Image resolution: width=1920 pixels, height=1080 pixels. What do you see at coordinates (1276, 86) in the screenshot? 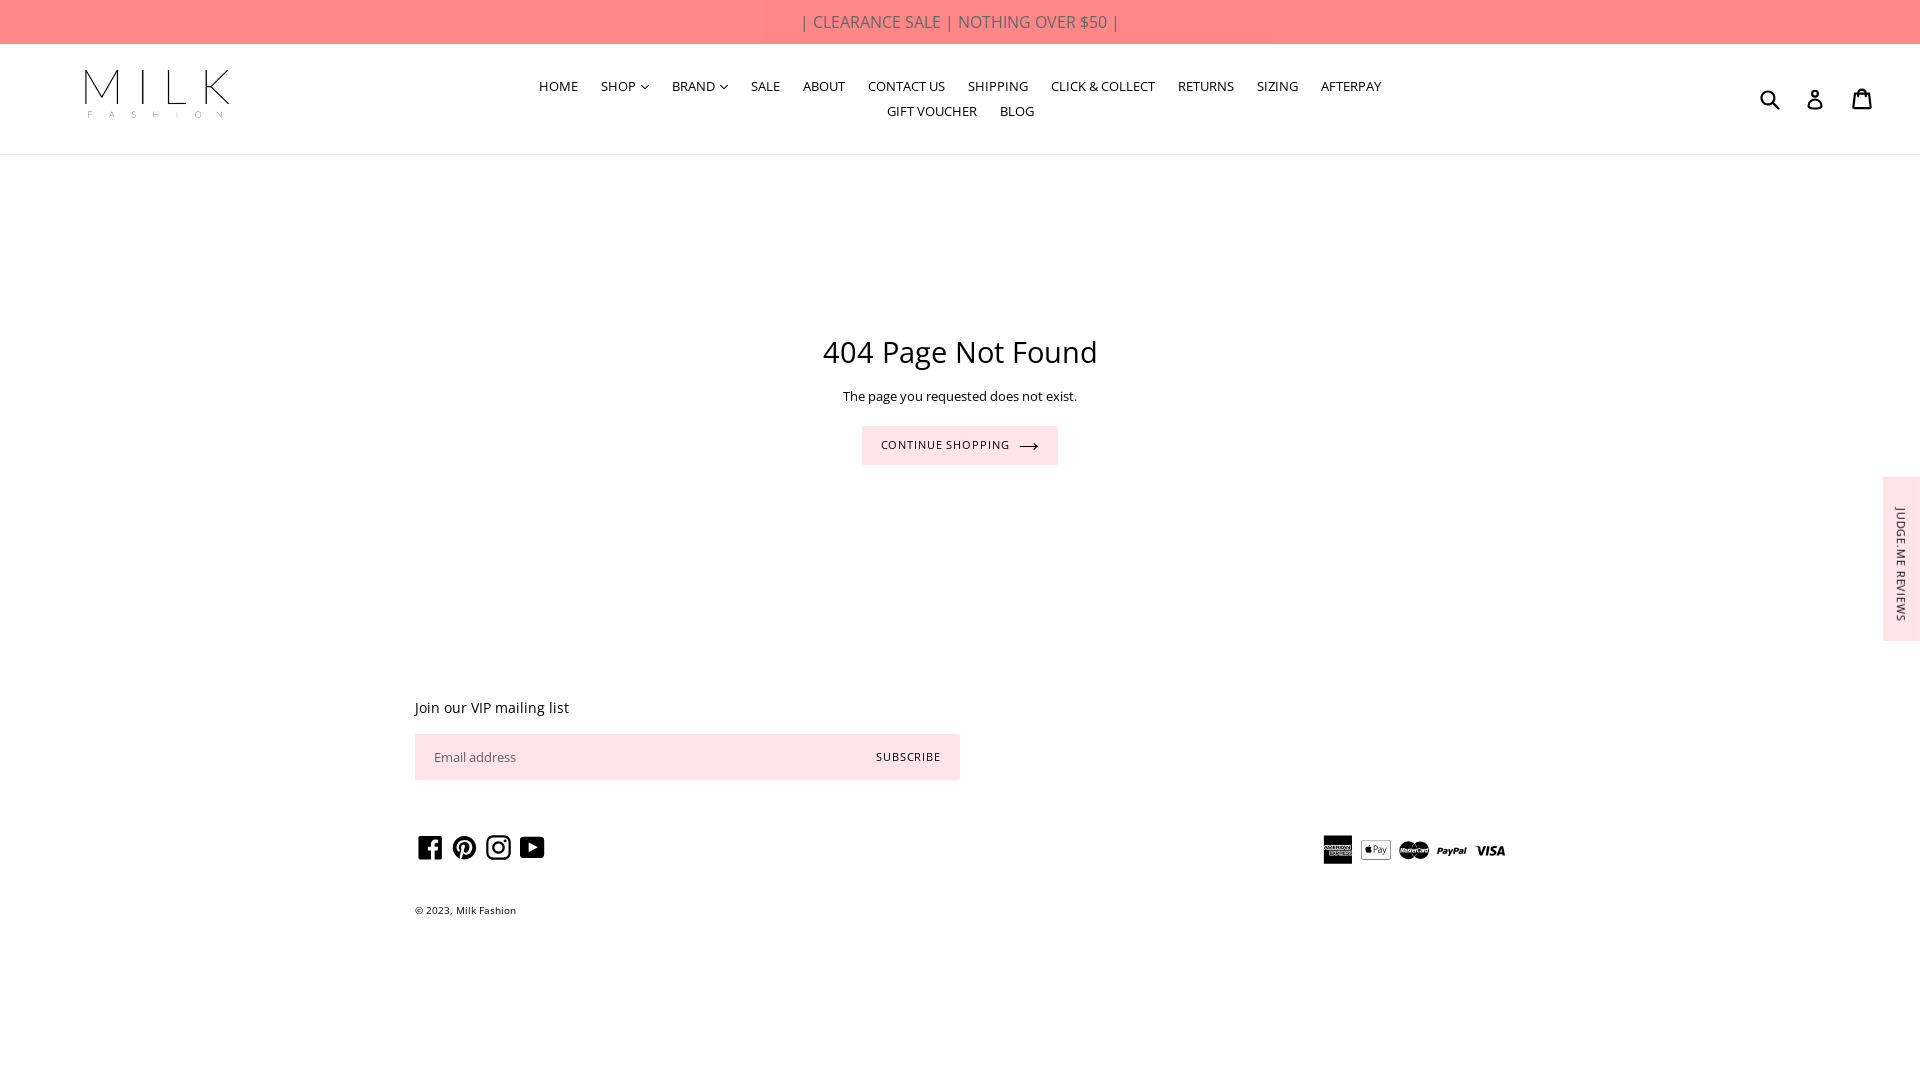
I see `'SIZING'` at bounding box center [1276, 86].